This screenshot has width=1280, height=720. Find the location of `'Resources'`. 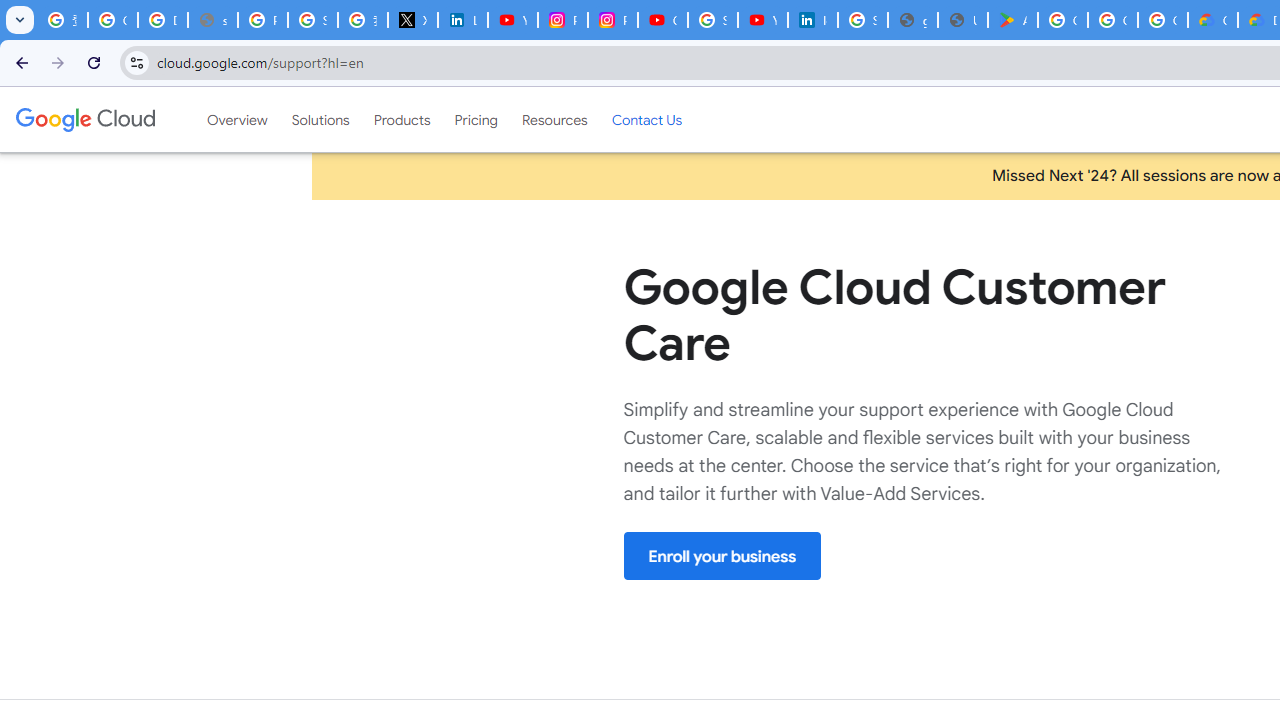

'Resources' is located at coordinates (554, 119).